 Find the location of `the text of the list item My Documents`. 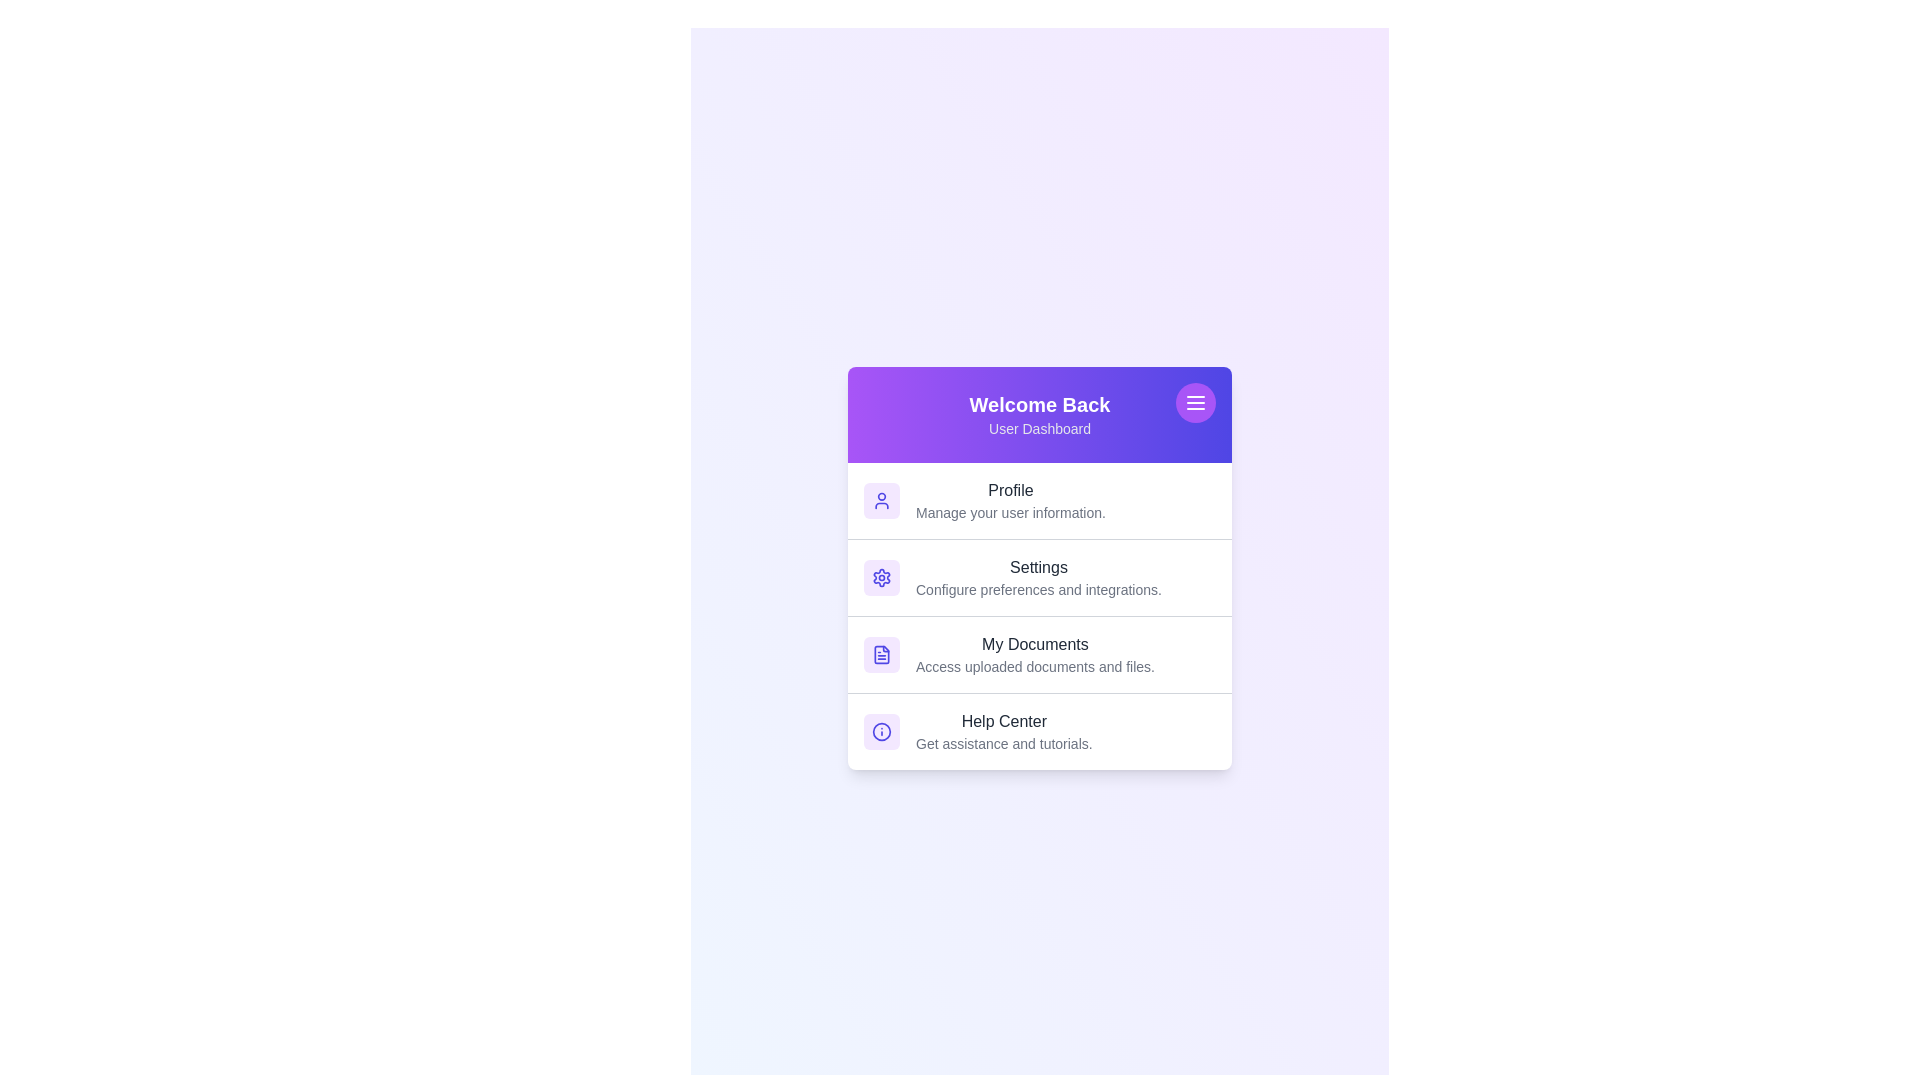

the text of the list item My Documents is located at coordinates (1040, 644).